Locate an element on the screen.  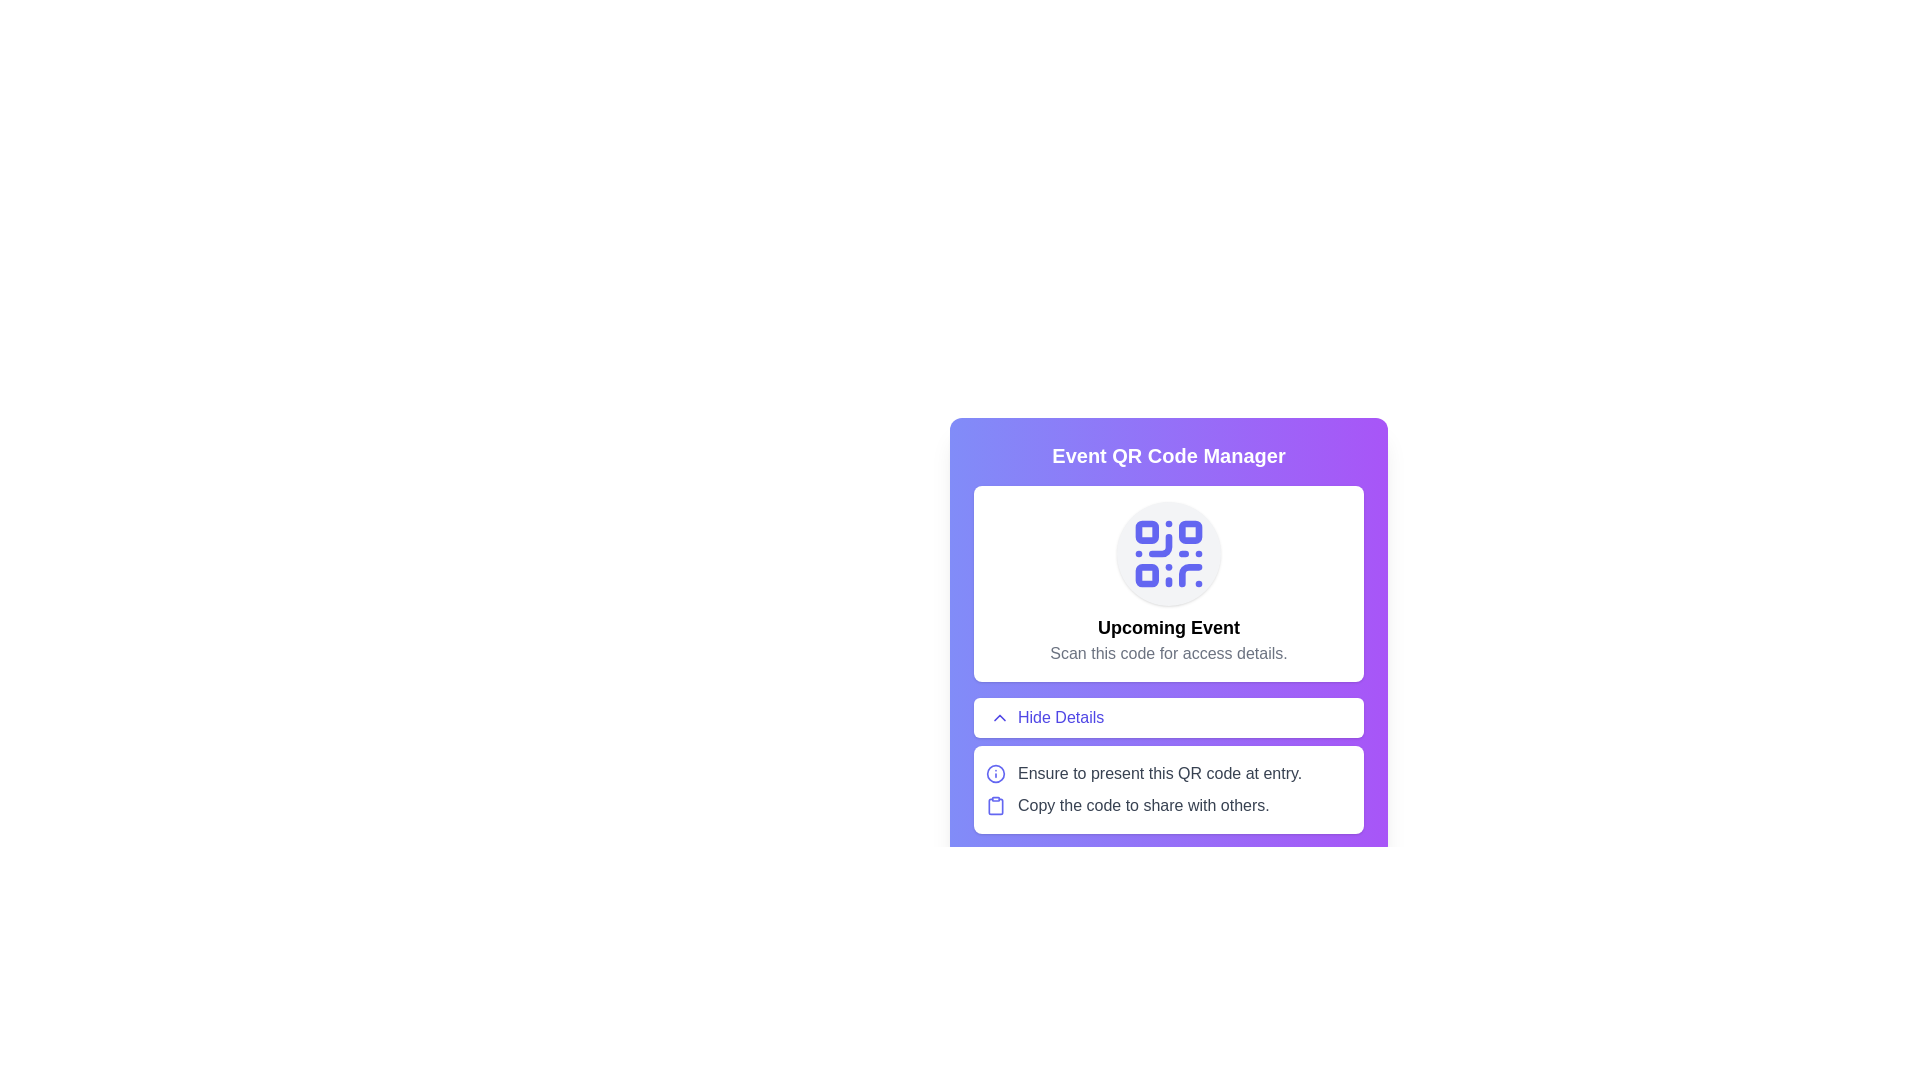
text from the Text Block that contains 'Upcoming Event' and 'Scan this code for access details.' is located at coordinates (1169, 640).